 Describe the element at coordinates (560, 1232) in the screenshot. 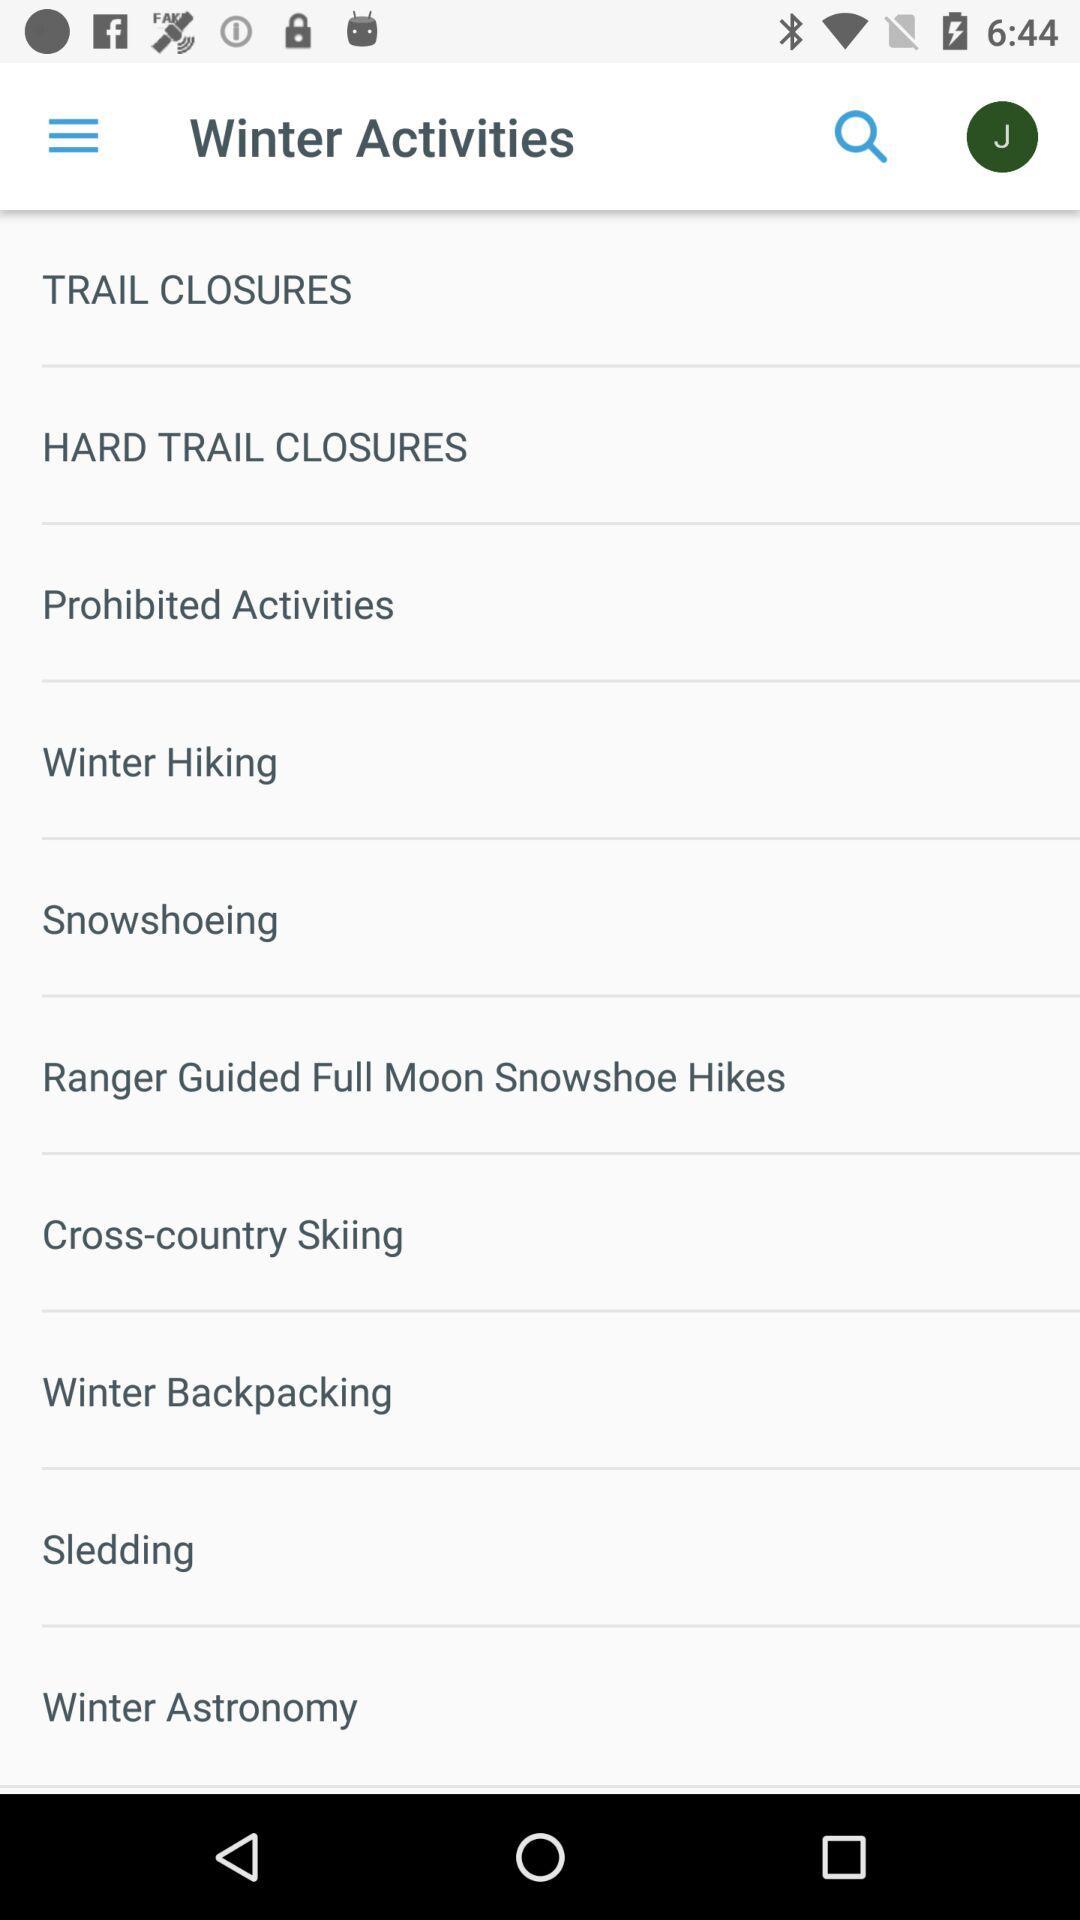

I see `cross-country skiing` at that location.